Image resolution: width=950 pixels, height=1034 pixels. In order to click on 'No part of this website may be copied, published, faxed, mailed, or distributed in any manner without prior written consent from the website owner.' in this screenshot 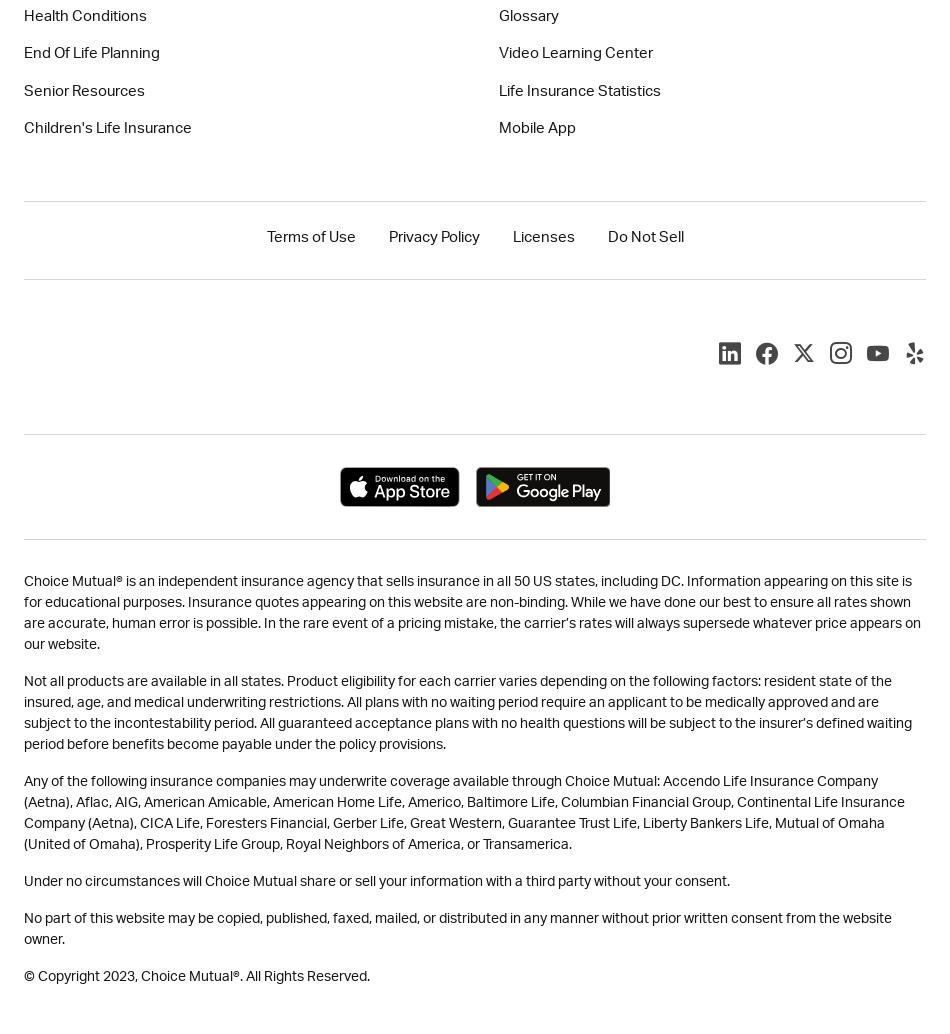, I will do `click(456, 927)`.